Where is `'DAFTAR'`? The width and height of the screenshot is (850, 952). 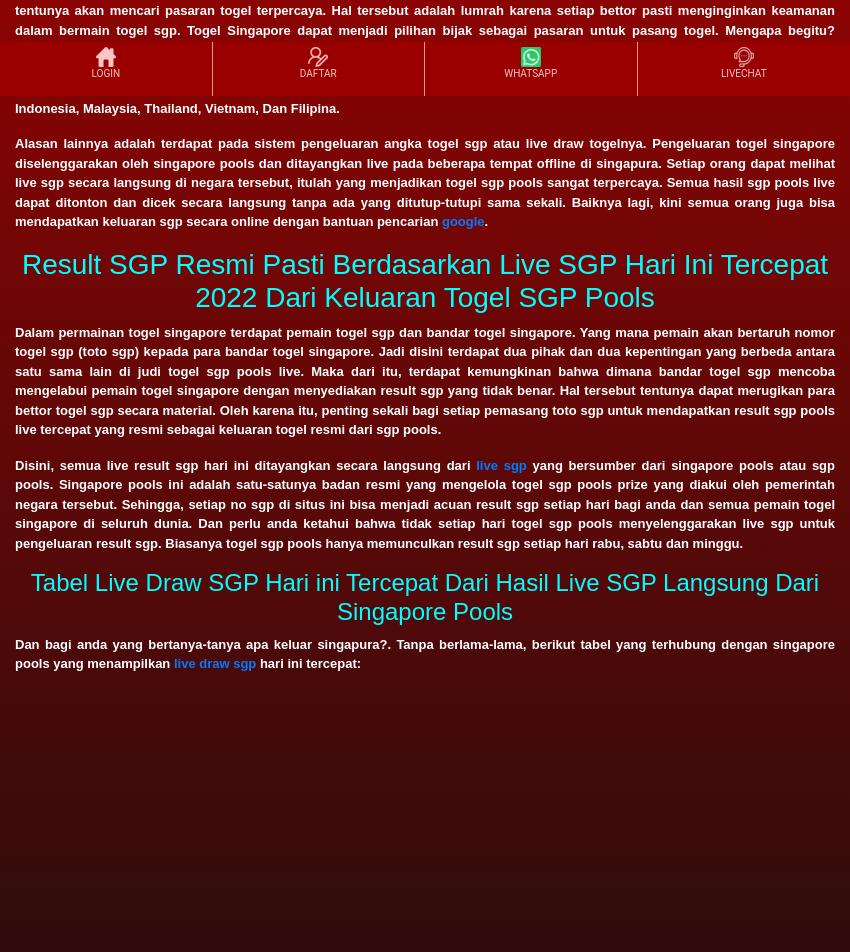 'DAFTAR' is located at coordinates (317, 73).